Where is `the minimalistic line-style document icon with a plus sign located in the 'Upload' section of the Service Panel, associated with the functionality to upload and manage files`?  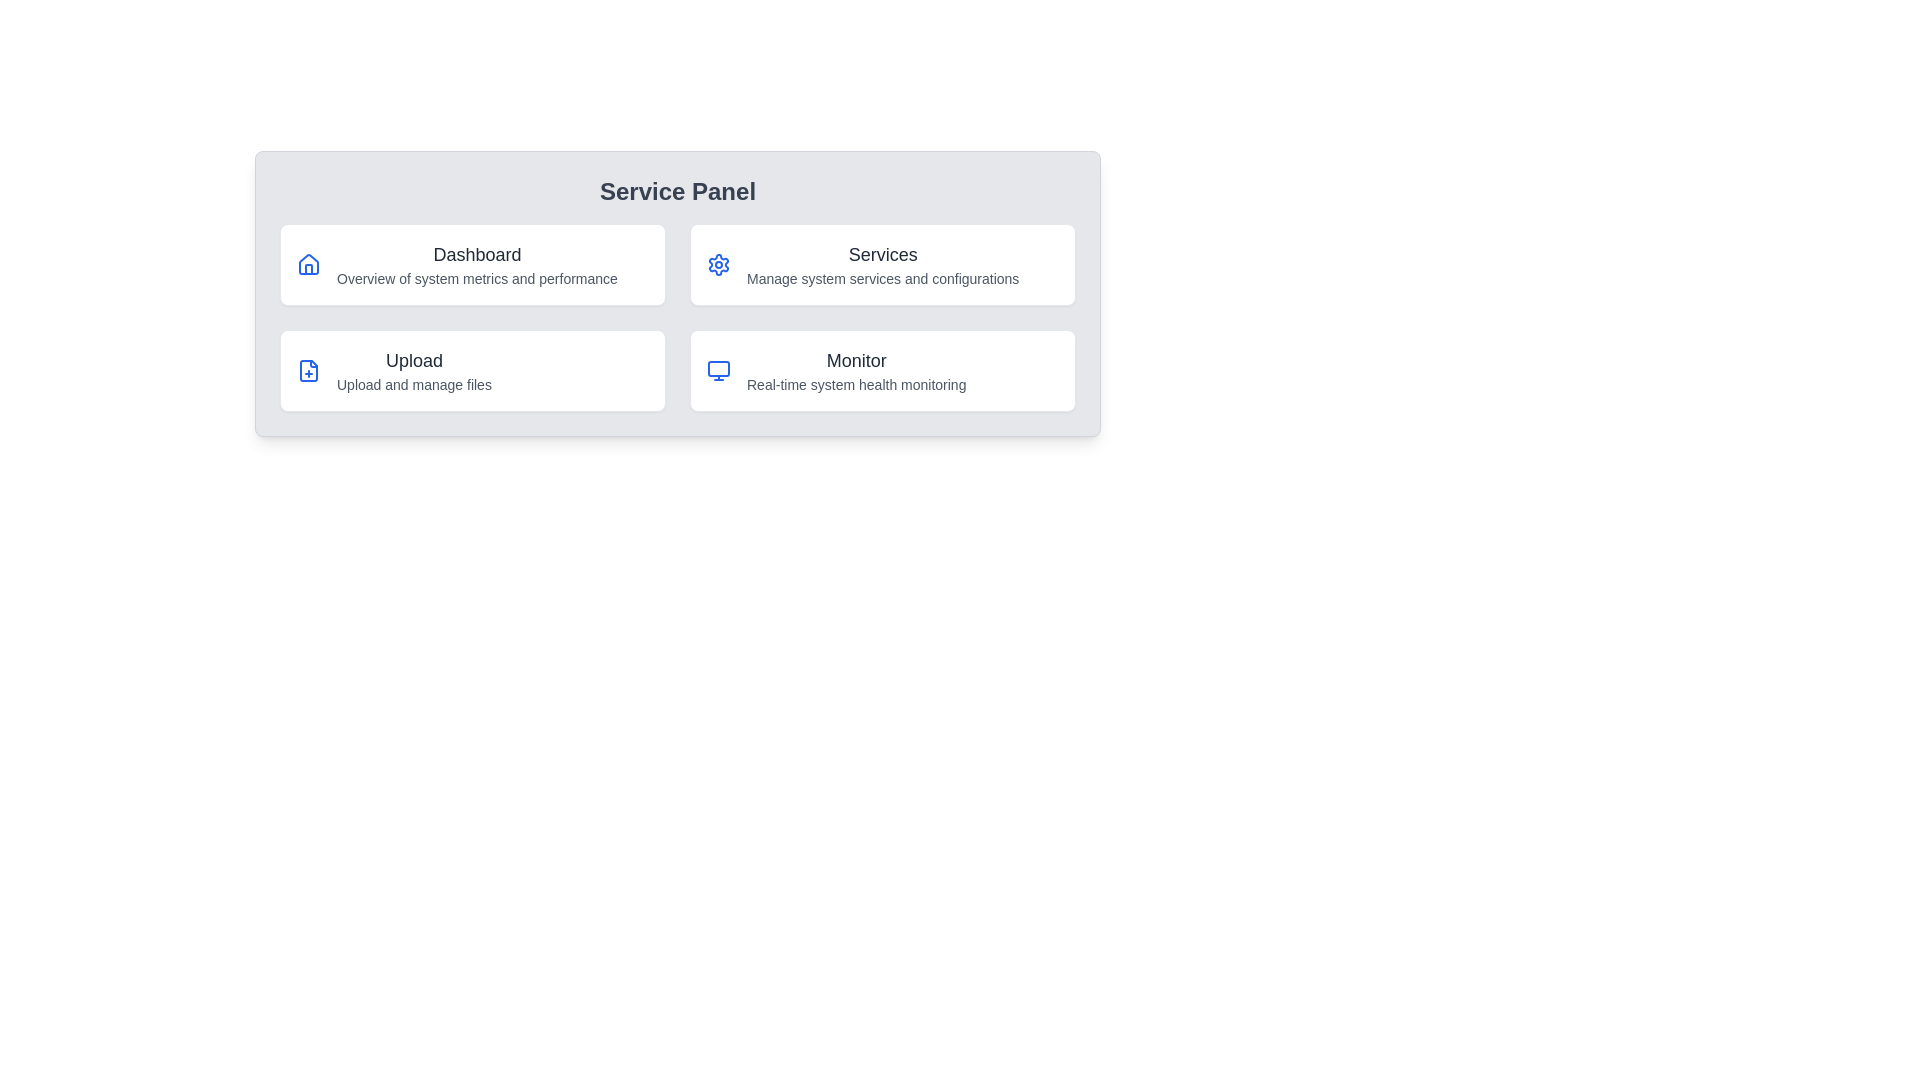
the minimalistic line-style document icon with a plus sign located in the 'Upload' section of the Service Panel, associated with the functionality to upload and manage files is located at coordinates (307, 370).